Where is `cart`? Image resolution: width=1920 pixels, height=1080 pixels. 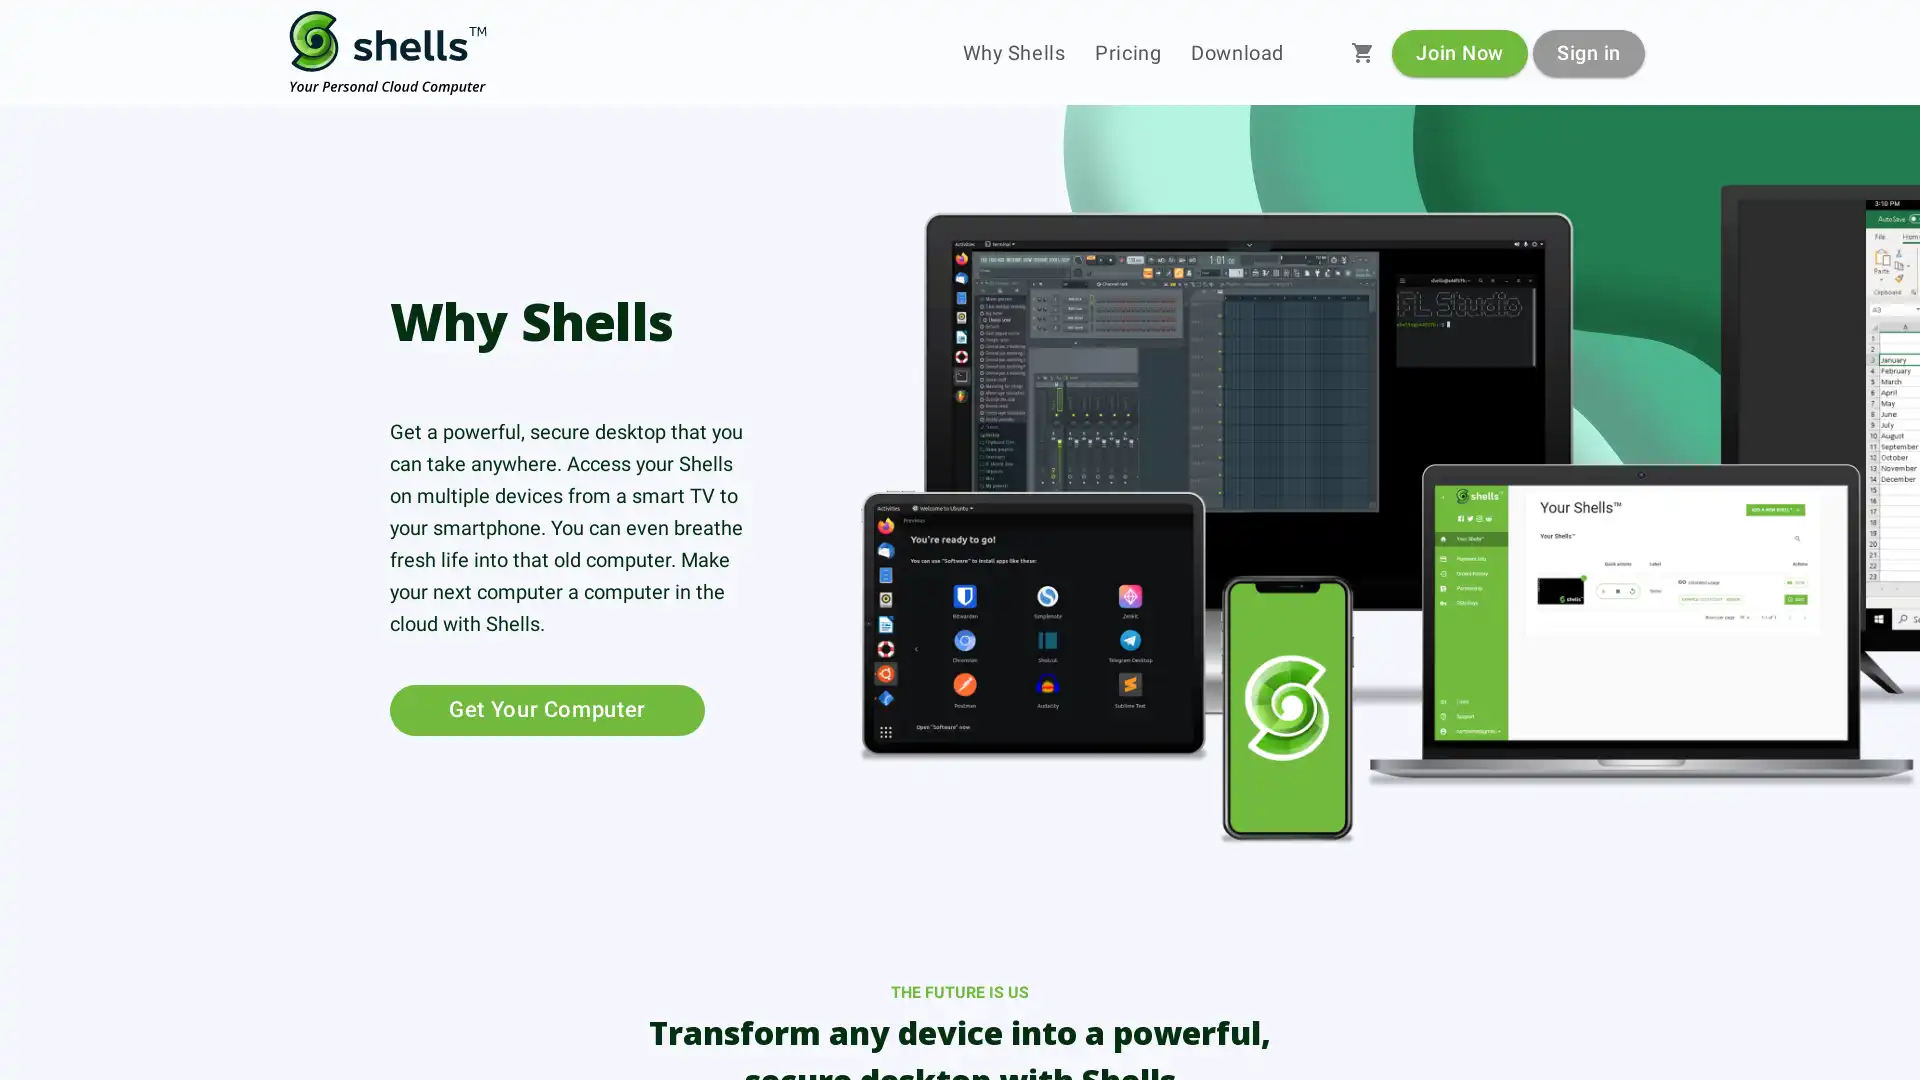 cart is located at coordinates (1362, 52).